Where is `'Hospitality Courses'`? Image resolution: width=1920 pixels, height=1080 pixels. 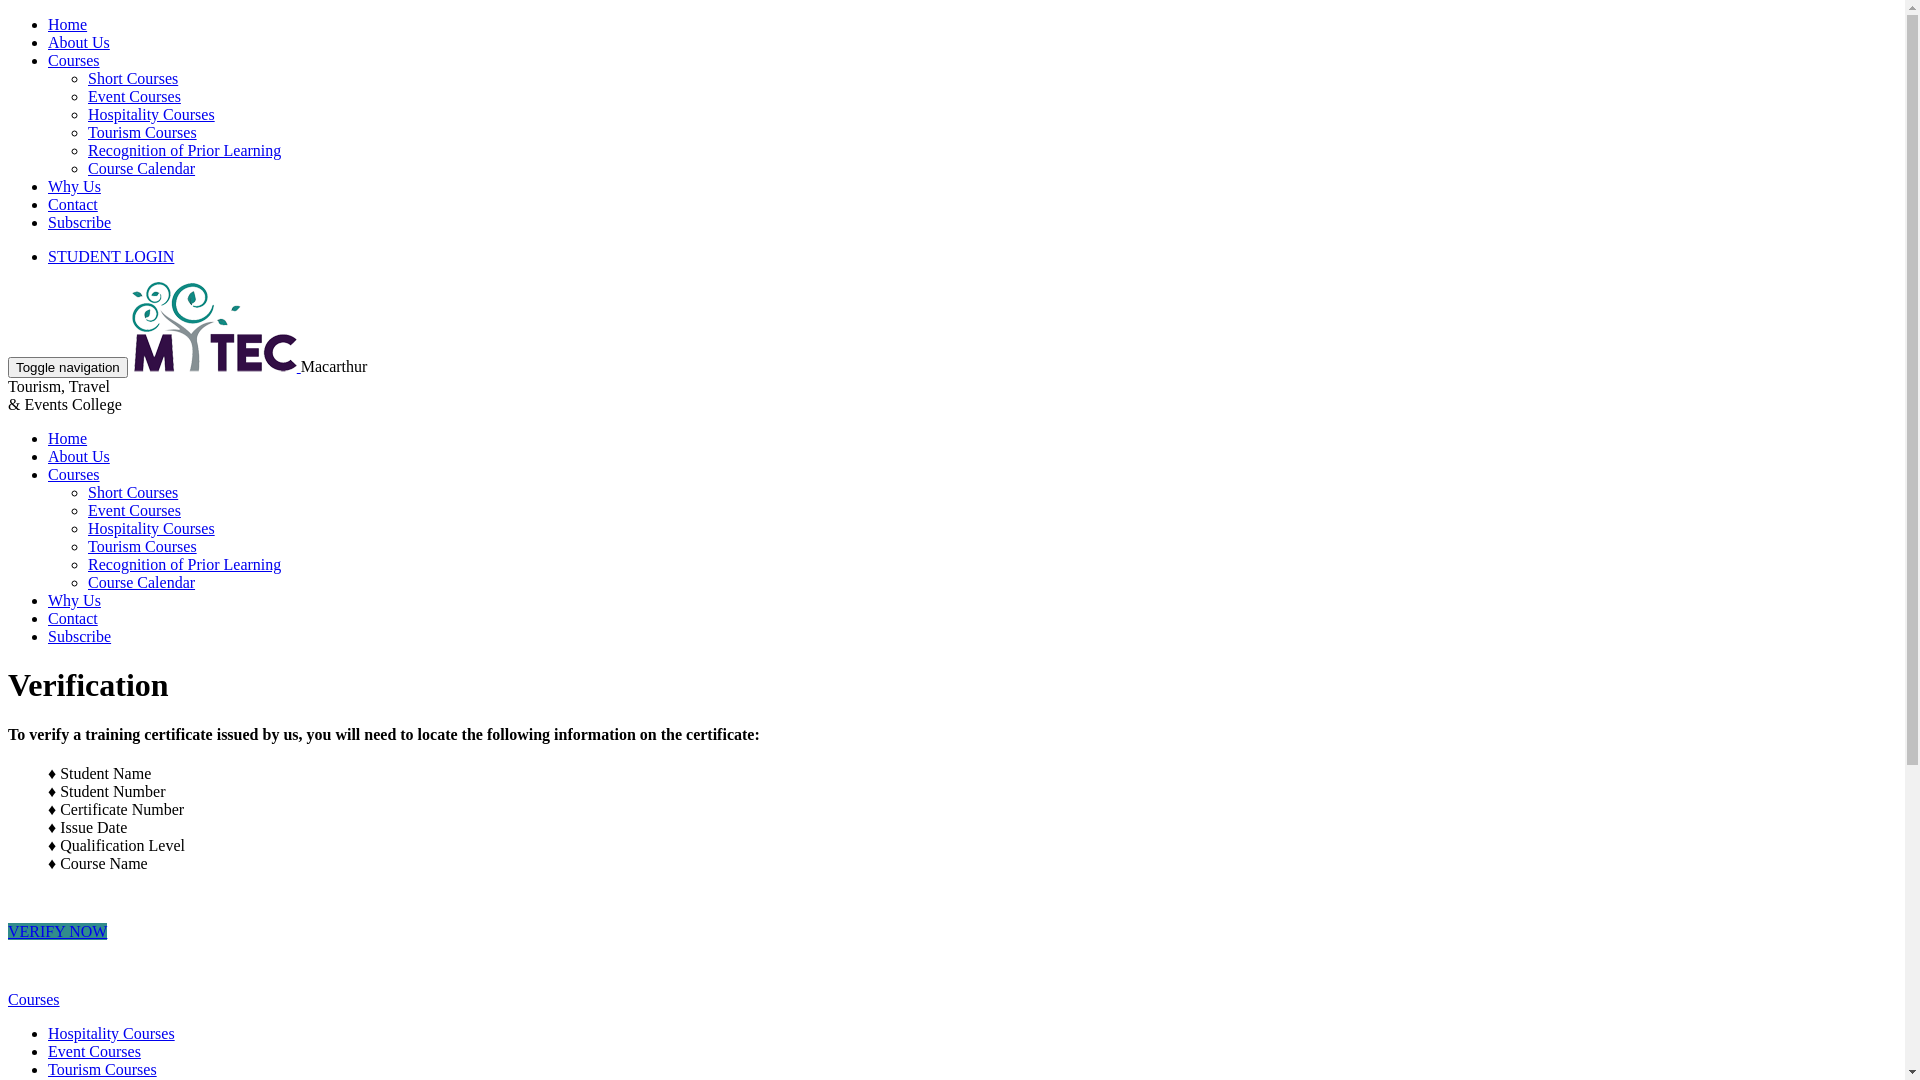 'Hospitality Courses' is located at coordinates (48, 1033).